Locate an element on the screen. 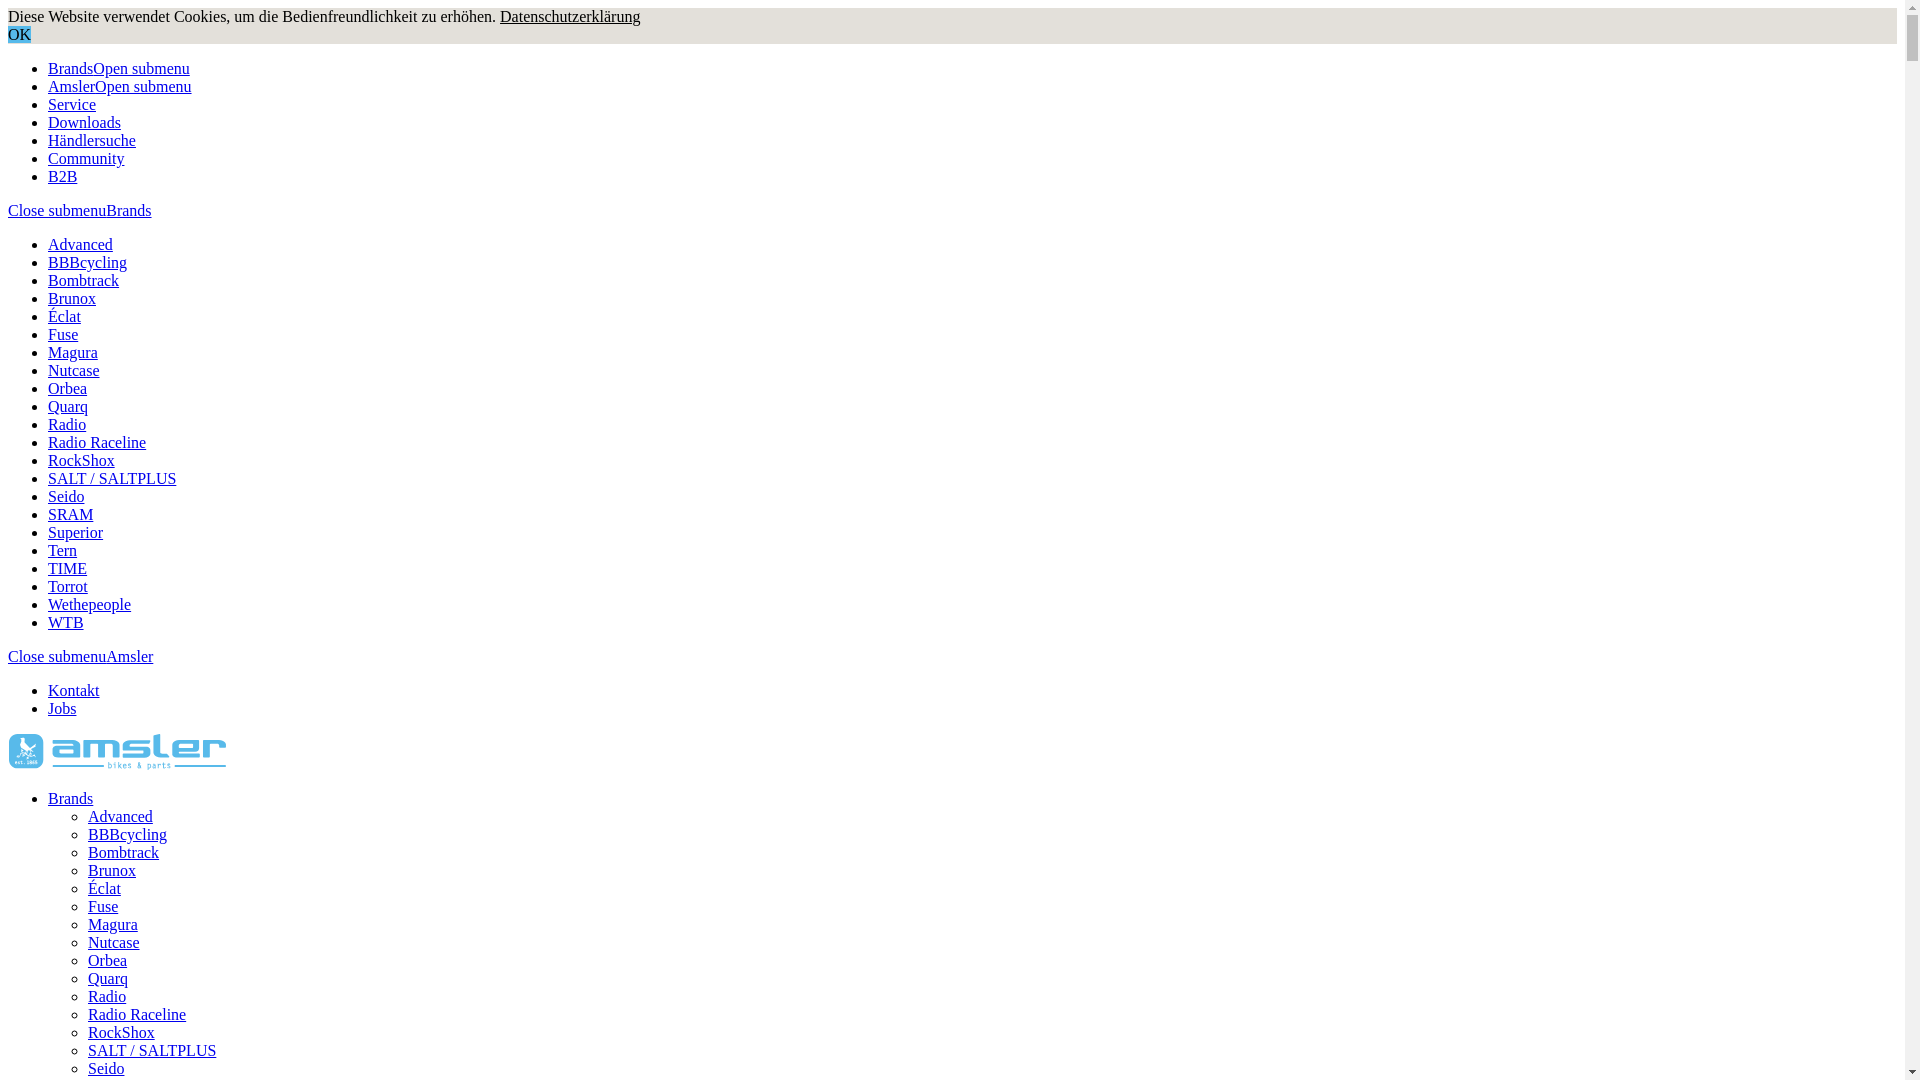  'Magura' is located at coordinates (112, 924).